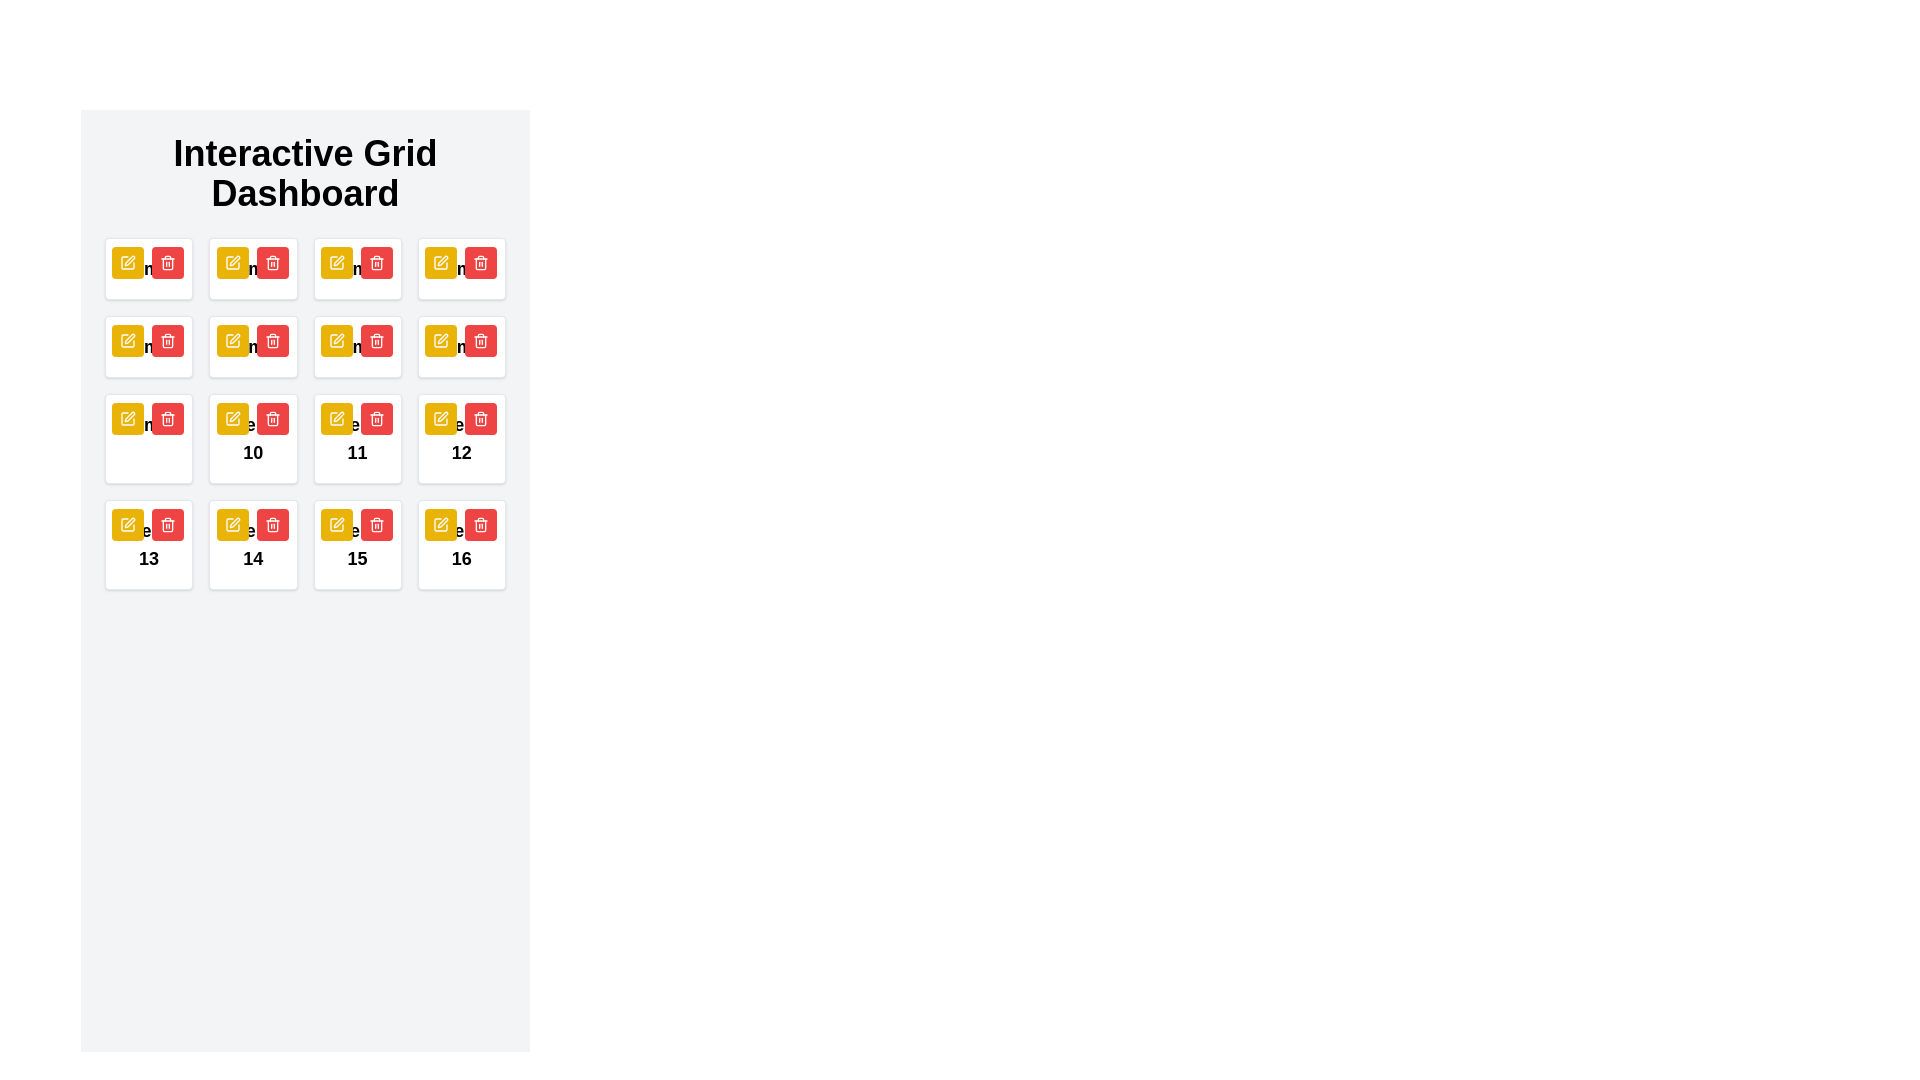  Describe the element at coordinates (168, 523) in the screenshot. I see `the red trashcan icon in the grid structure, specifically the one located in the fourth row and first column` at that location.